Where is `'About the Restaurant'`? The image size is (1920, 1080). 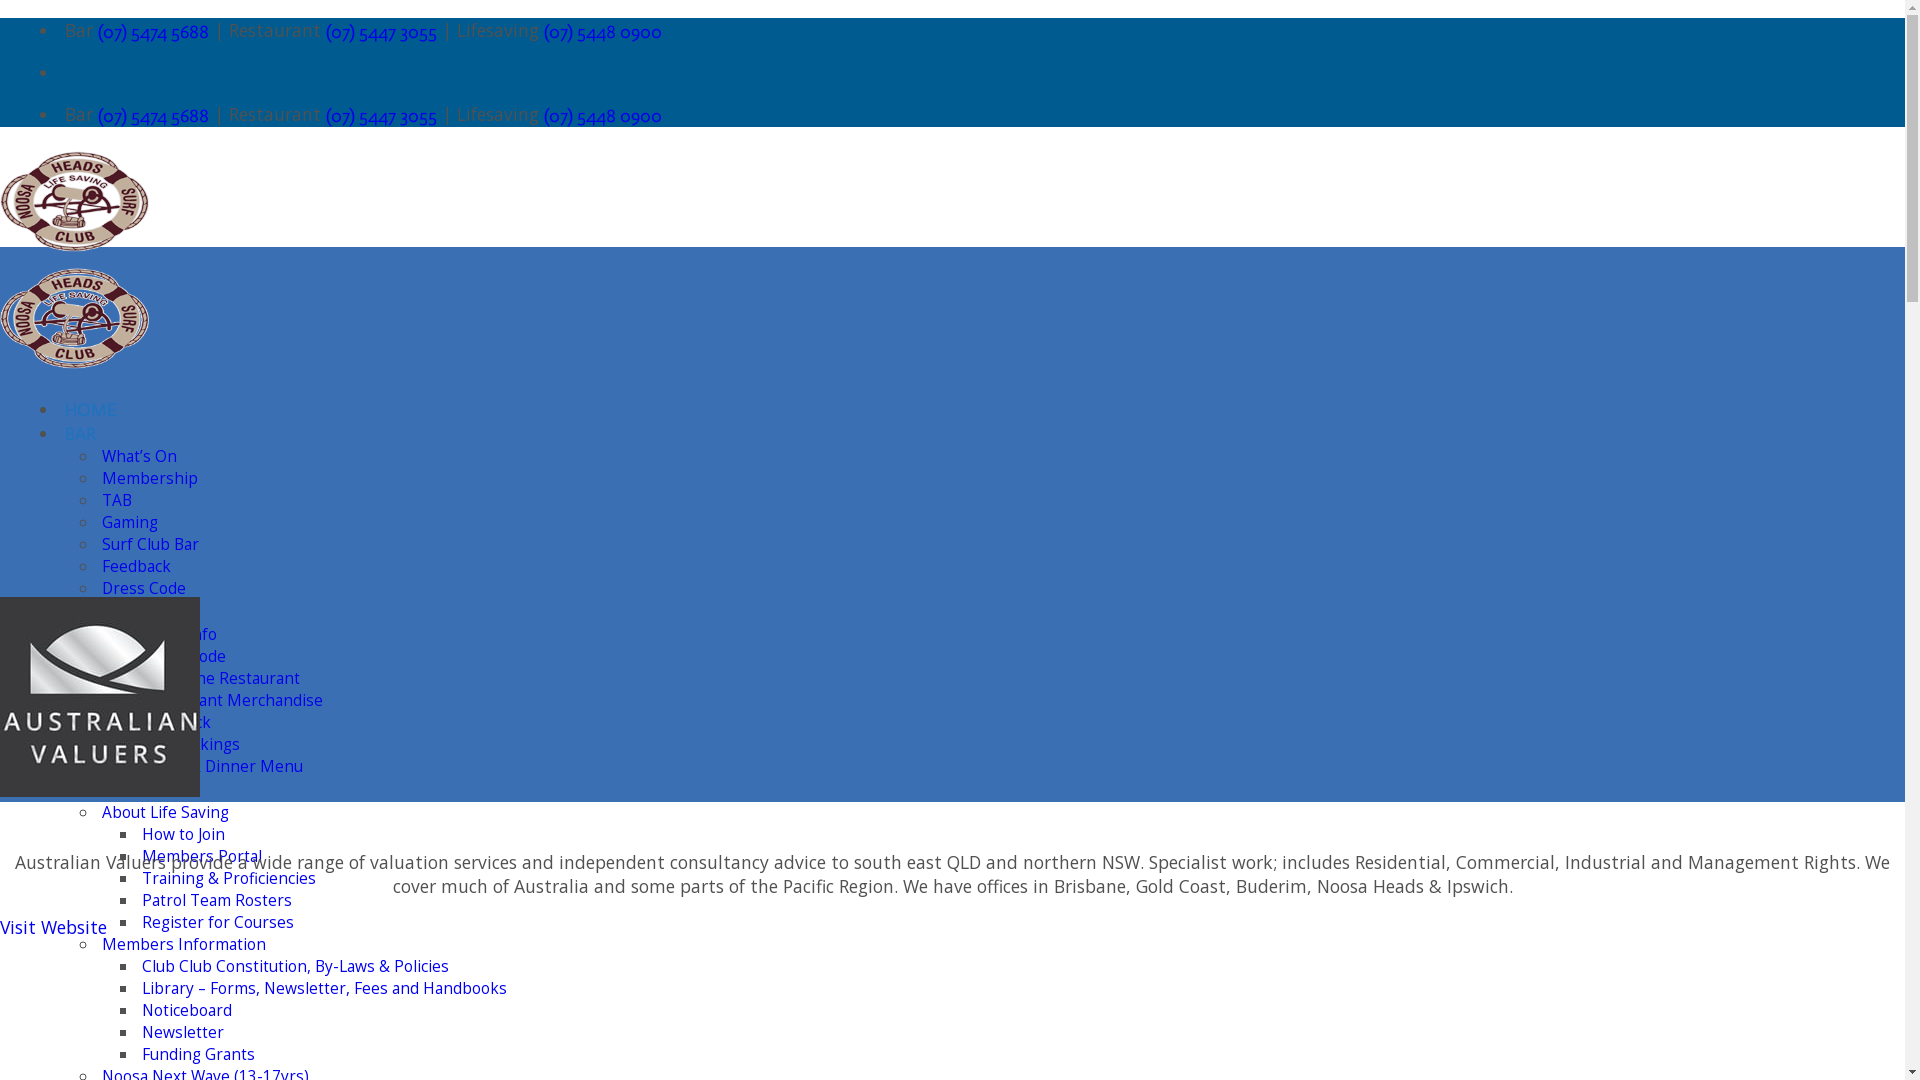 'About the Restaurant' is located at coordinates (141, 677).